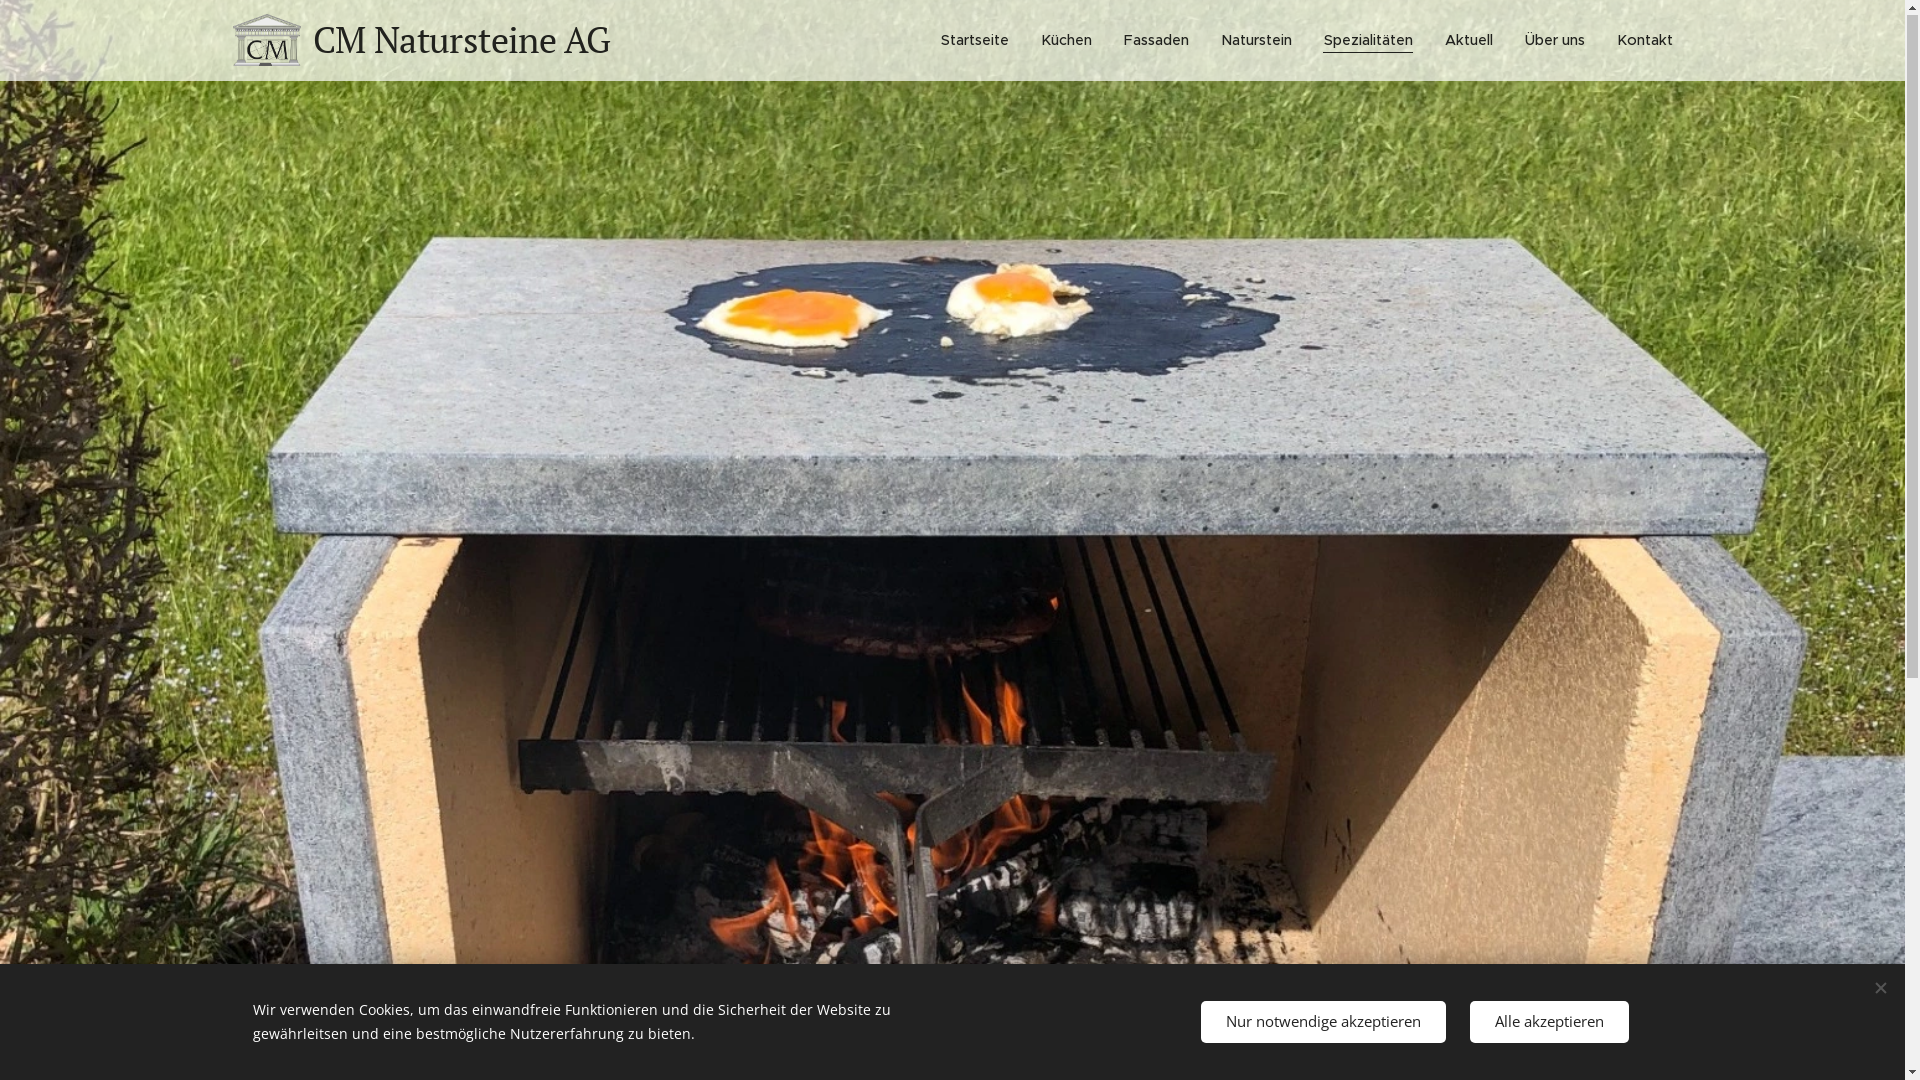 This screenshot has height=1080, width=1920. Describe the element at coordinates (1548, 1022) in the screenshot. I see `'Alle akzeptieren'` at that location.